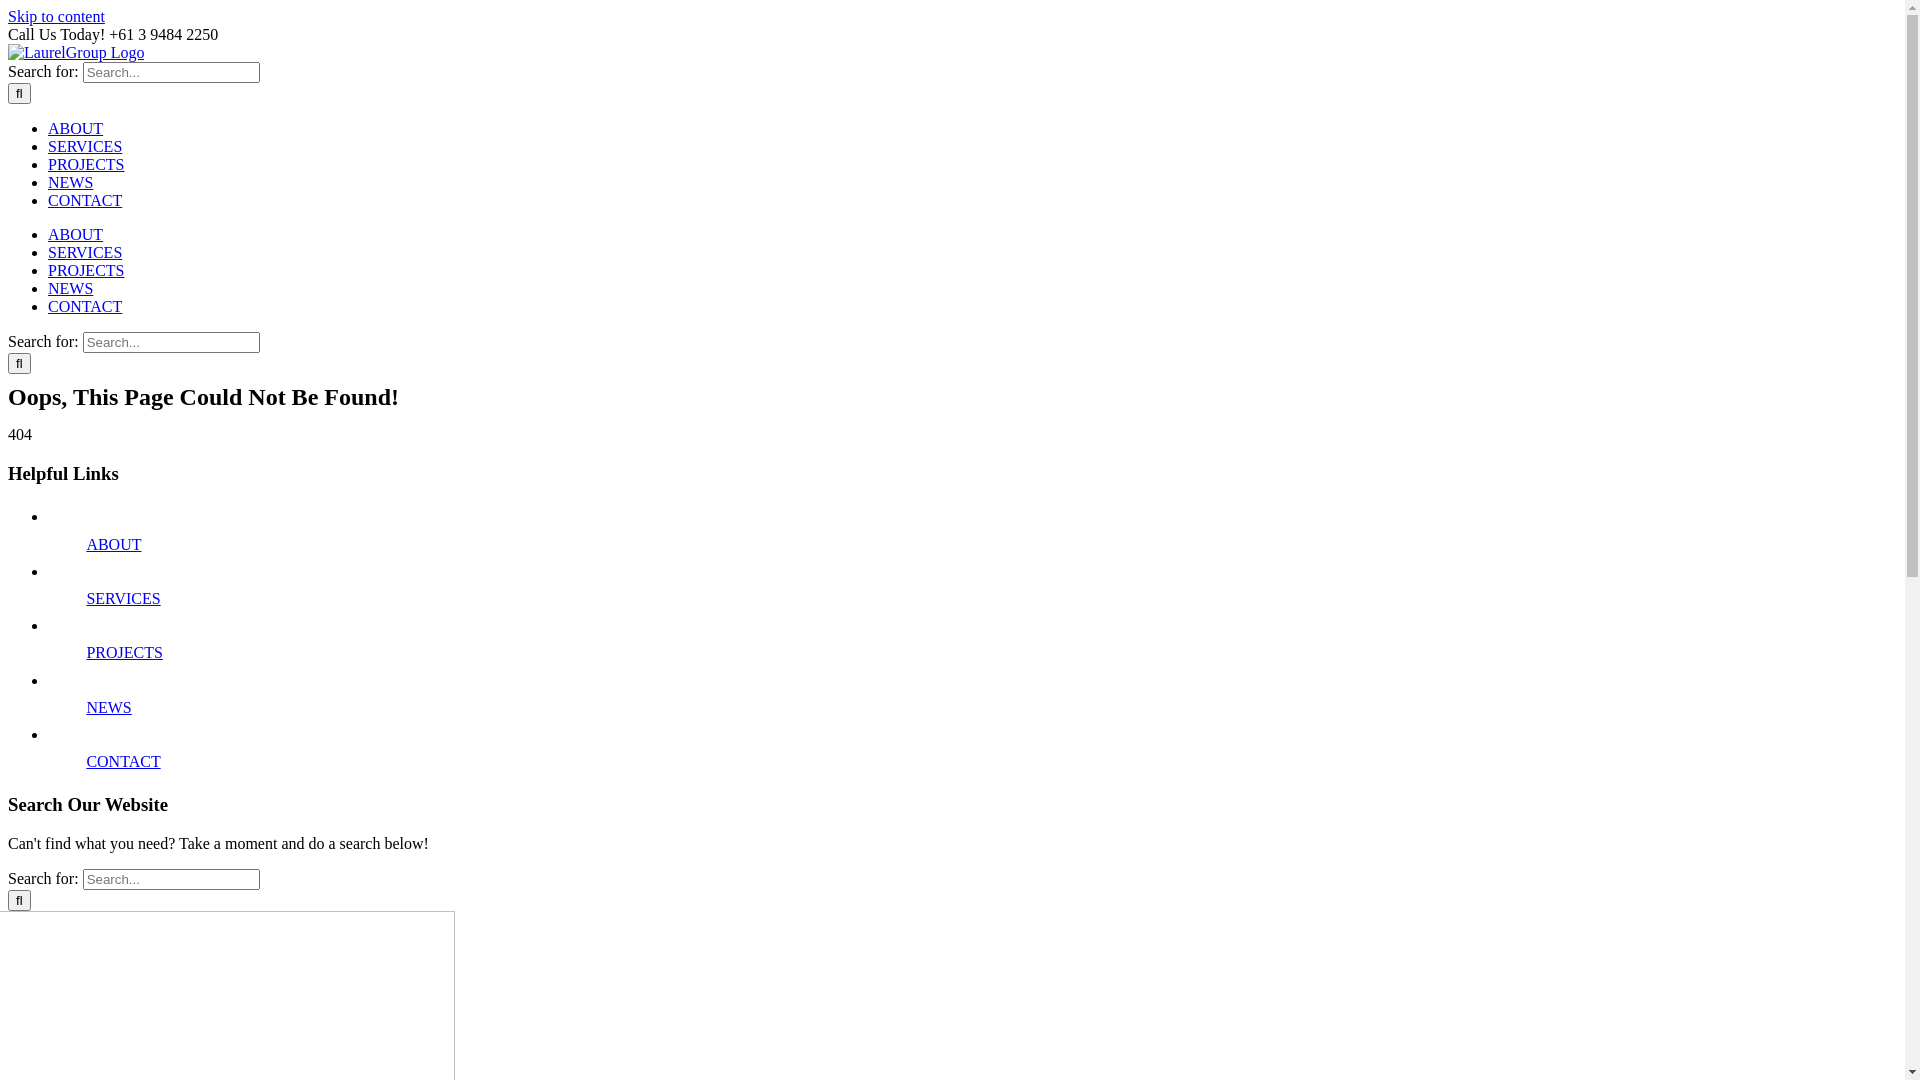 Image resolution: width=1920 pixels, height=1080 pixels. I want to click on 'SERVICES', so click(122, 597).